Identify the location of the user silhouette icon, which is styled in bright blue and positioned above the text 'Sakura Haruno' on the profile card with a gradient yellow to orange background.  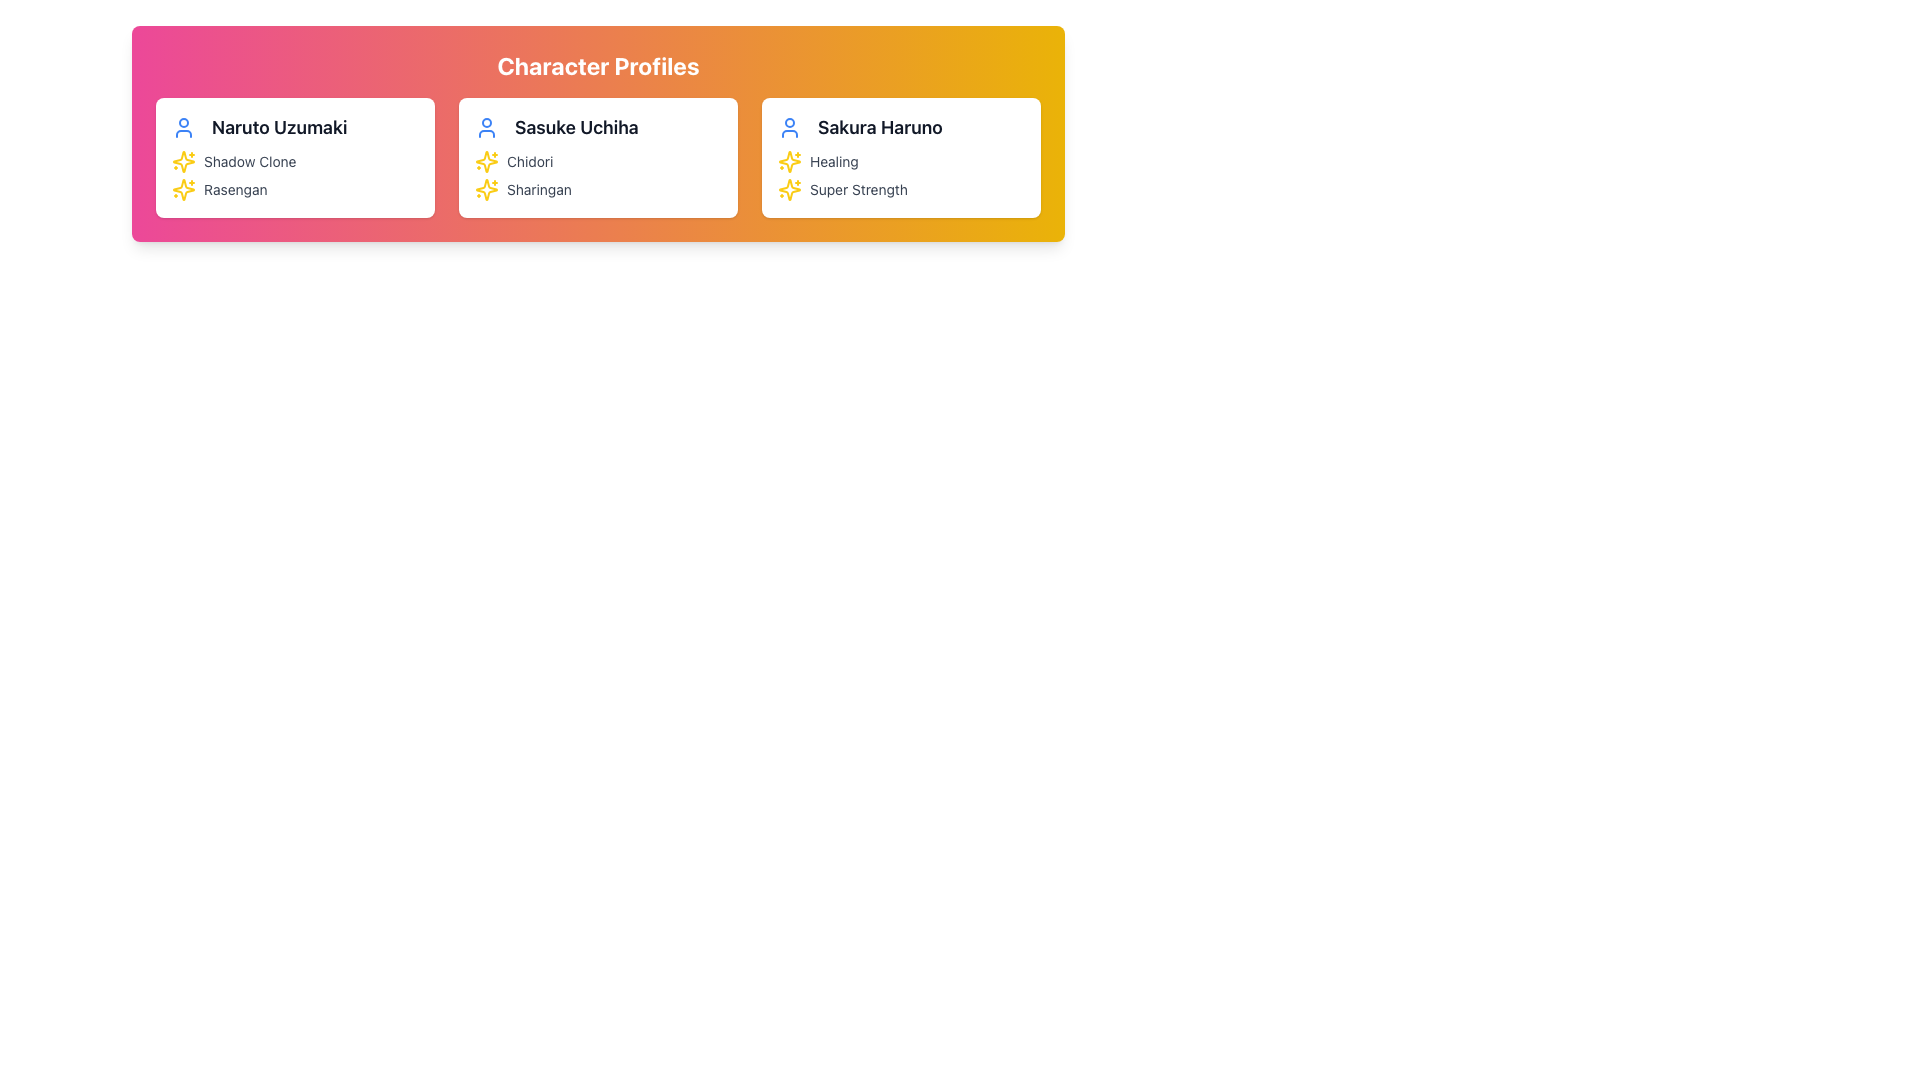
(789, 127).